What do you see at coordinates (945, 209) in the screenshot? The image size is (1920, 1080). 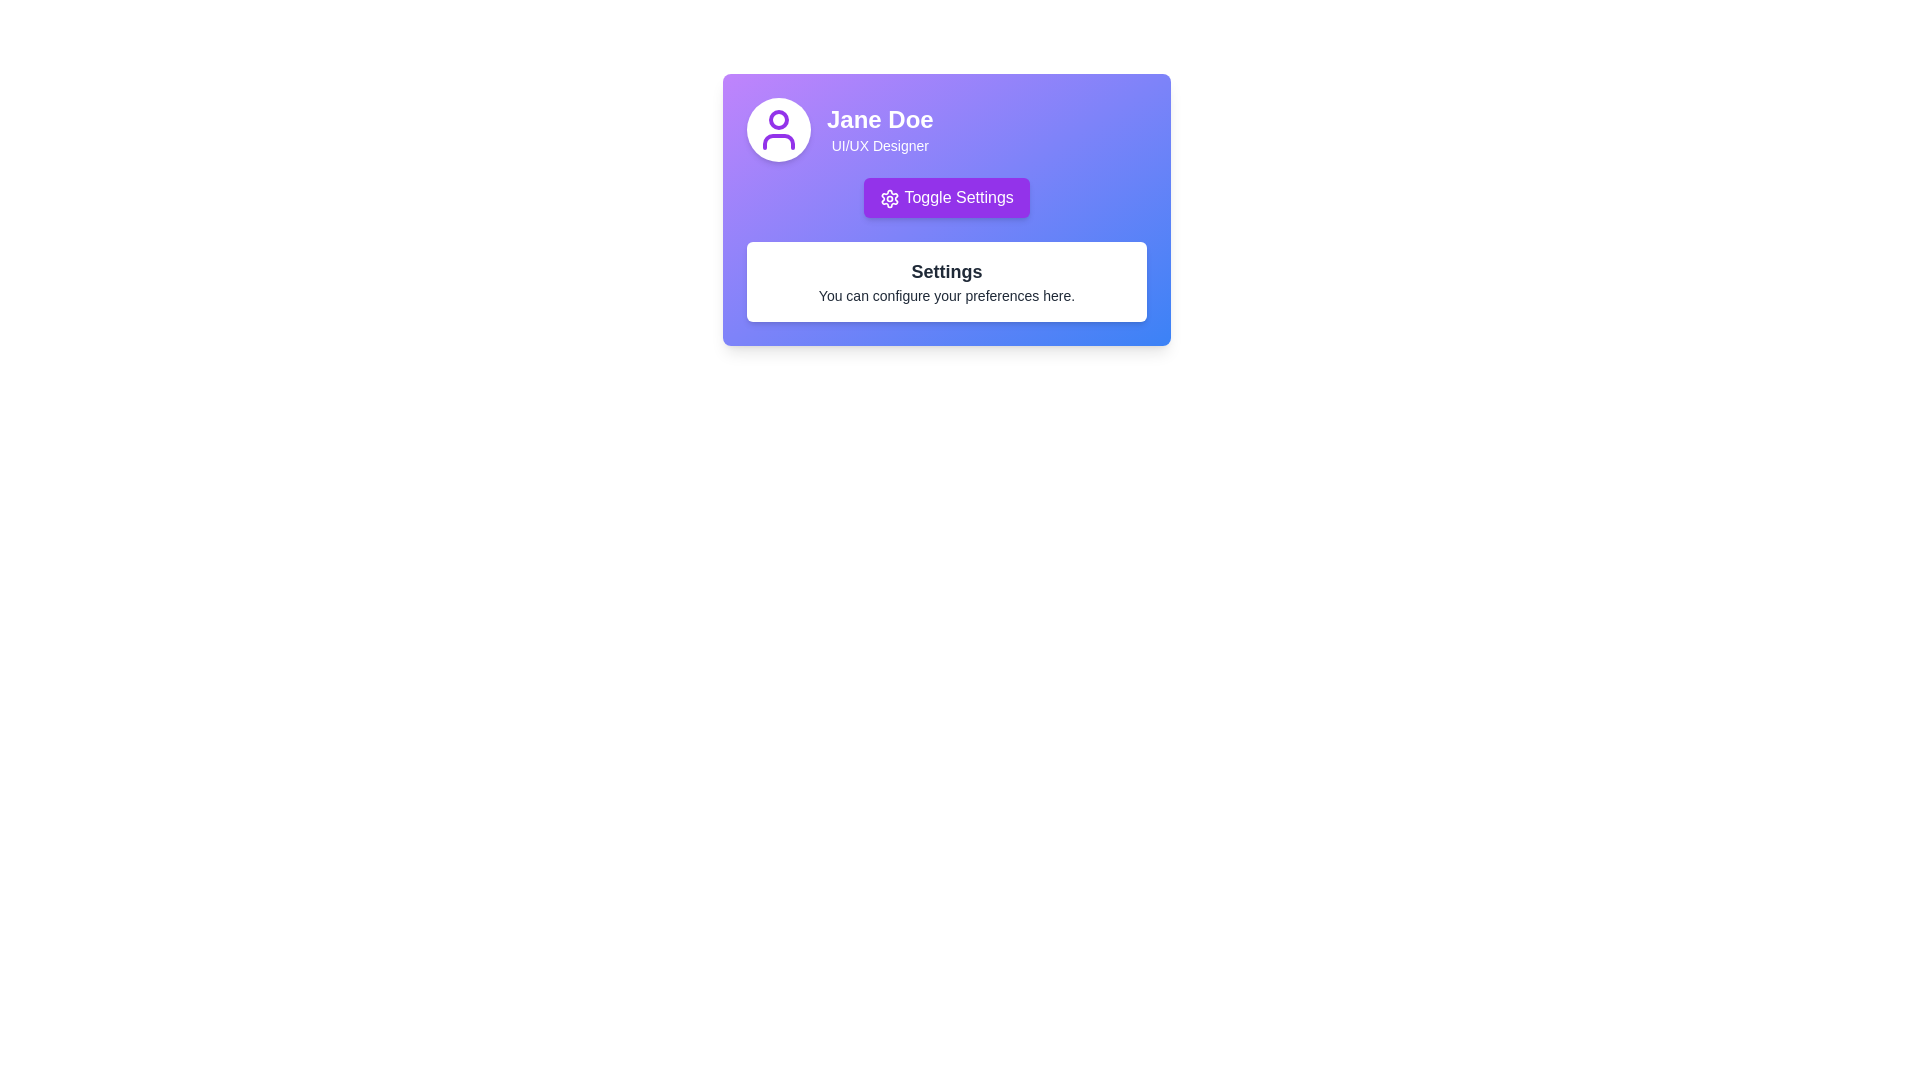 I see `displayed user information from the large gradient card located in the upper-middle part of the interface, which contains white text structured into a title, subtitle, and descriptions` at bounding box center [945, 209].